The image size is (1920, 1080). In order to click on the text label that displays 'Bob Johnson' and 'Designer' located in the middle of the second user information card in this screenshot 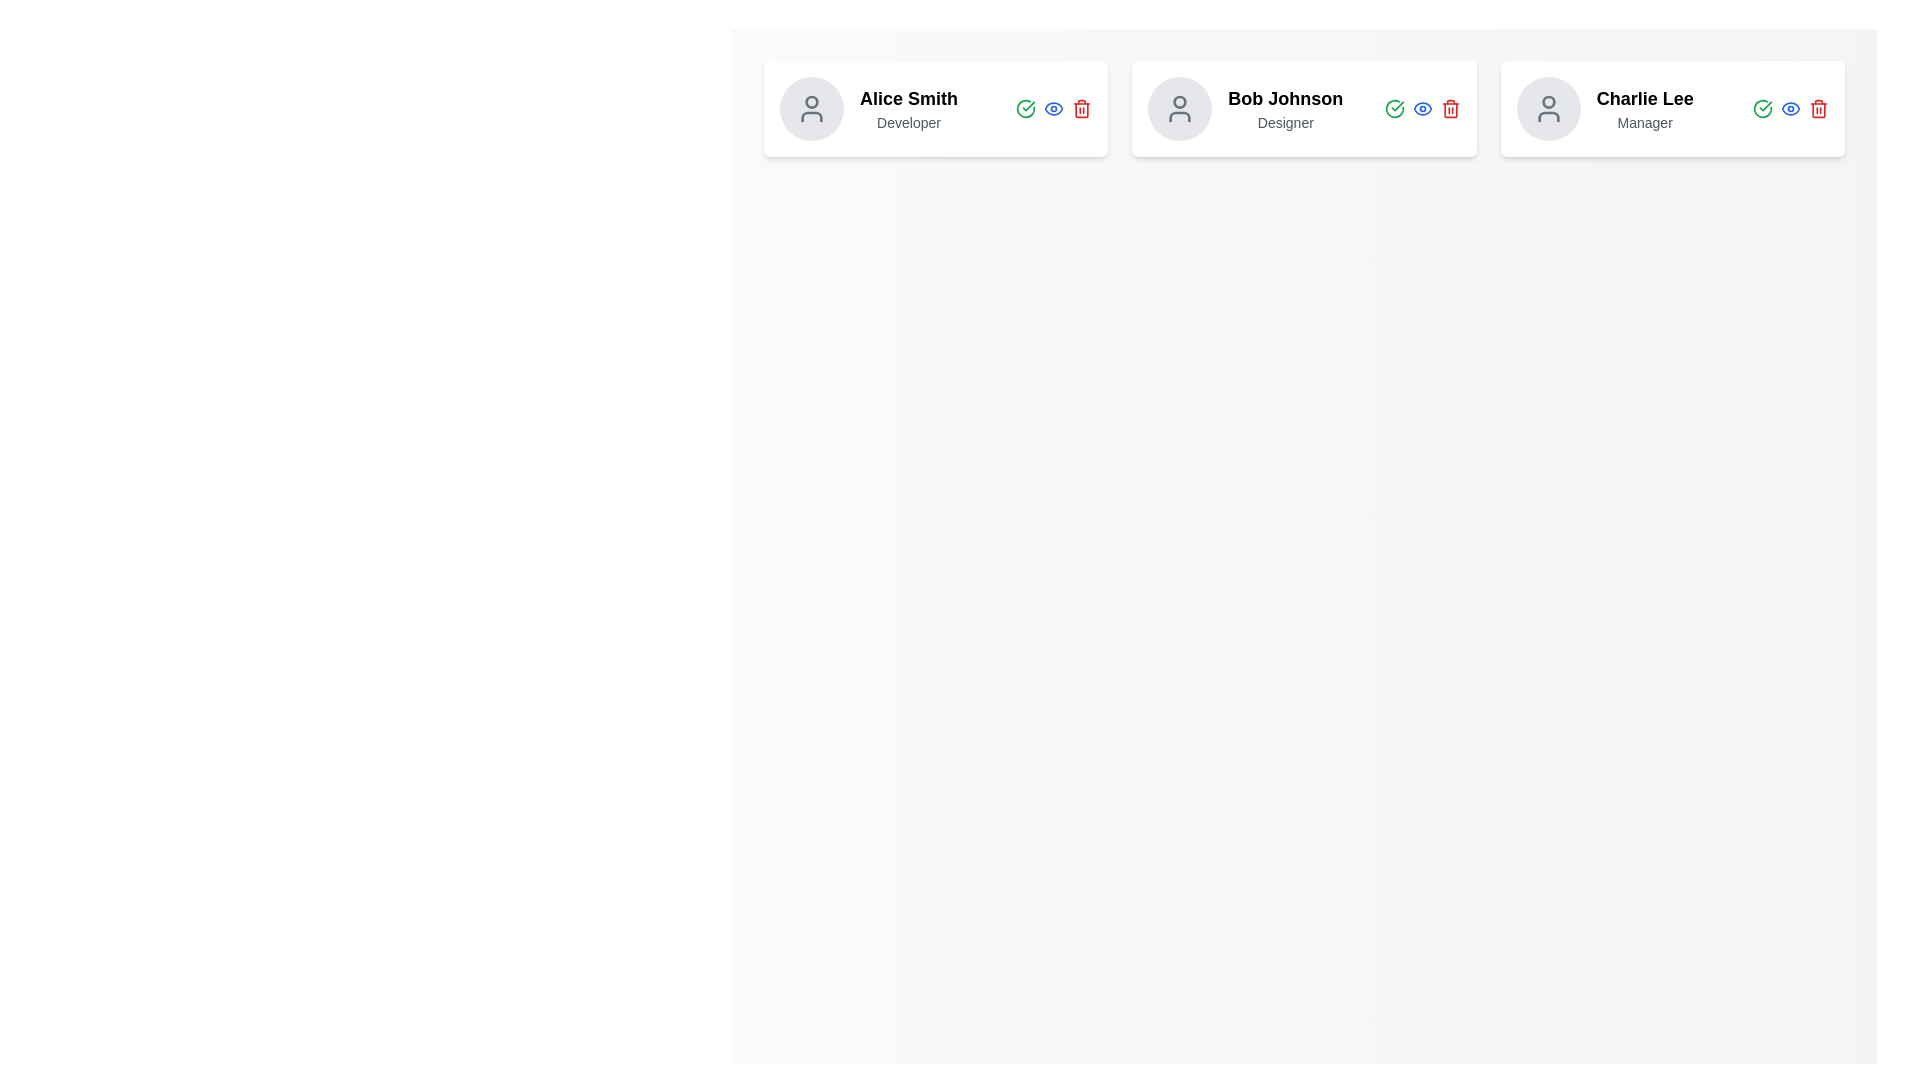, I will do `click(1285, 108)`.